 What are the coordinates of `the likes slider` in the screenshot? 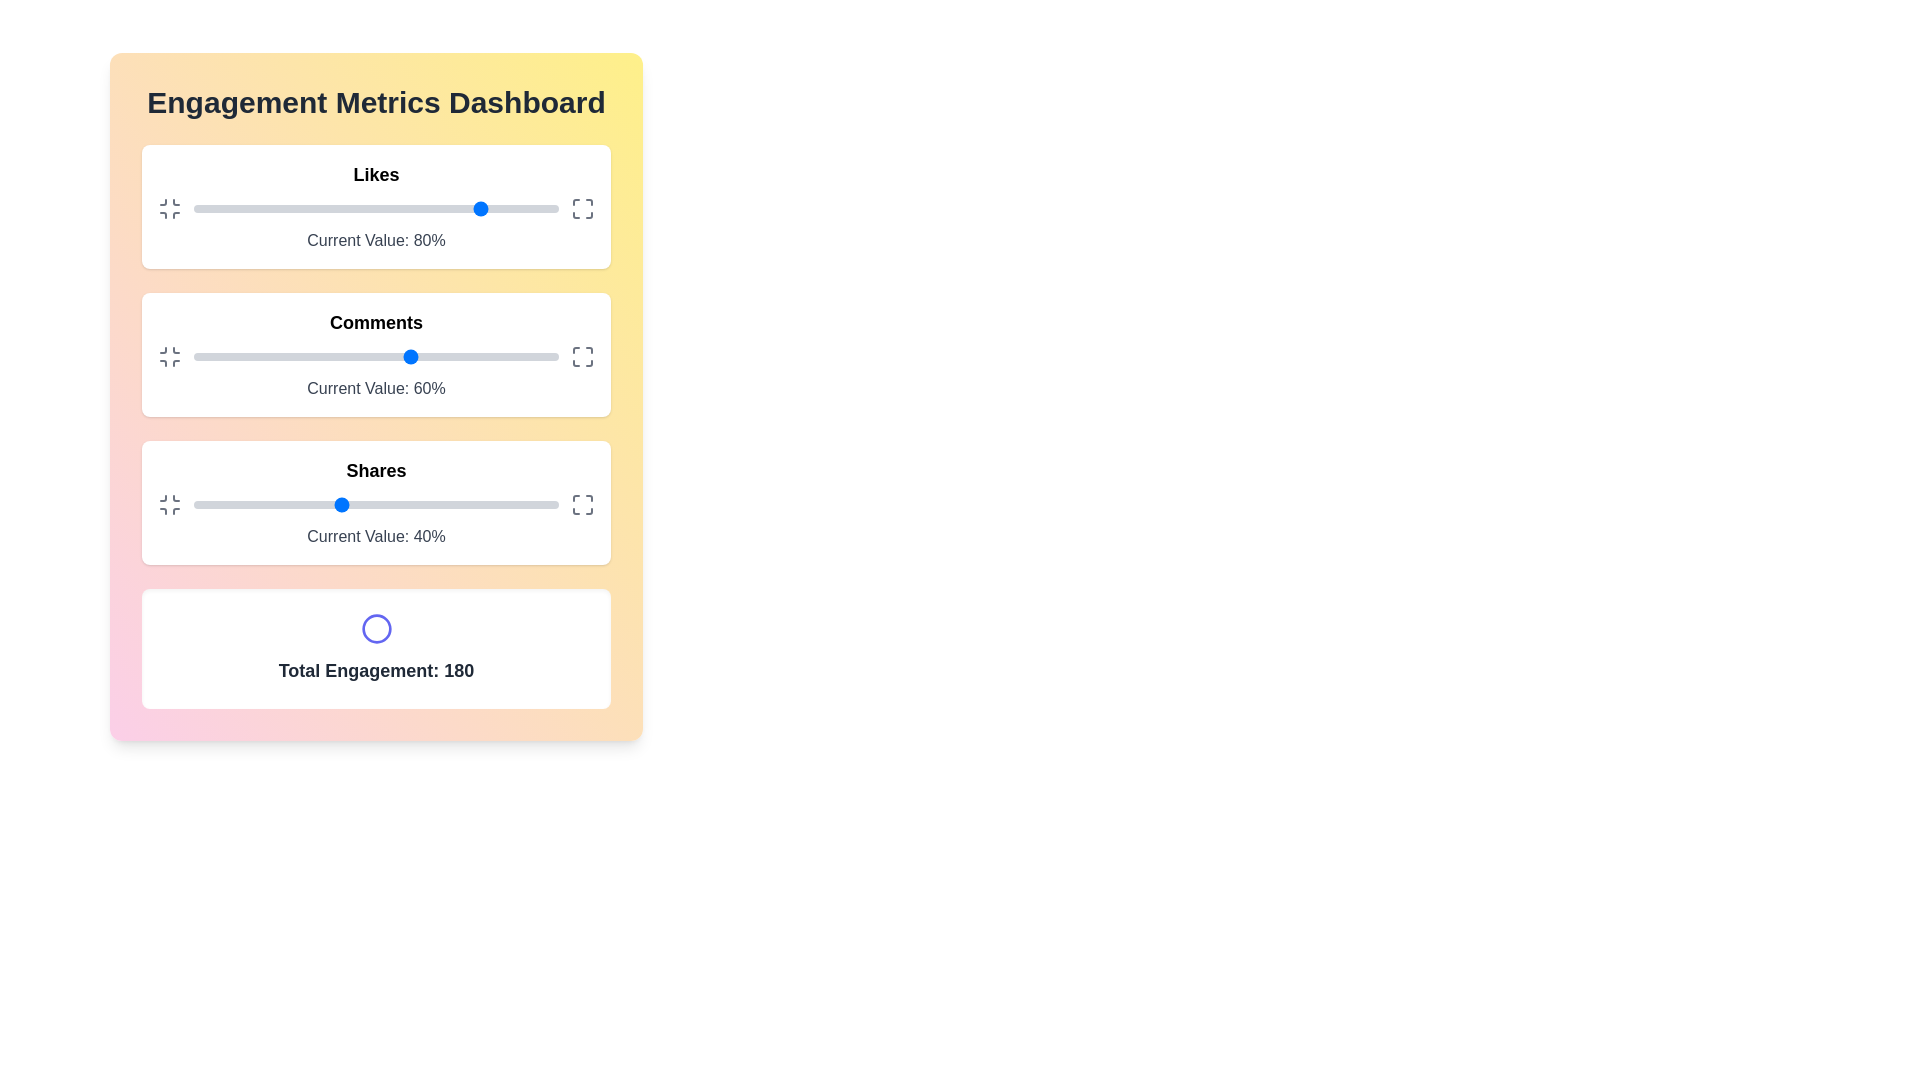 It's located at (408, 208).